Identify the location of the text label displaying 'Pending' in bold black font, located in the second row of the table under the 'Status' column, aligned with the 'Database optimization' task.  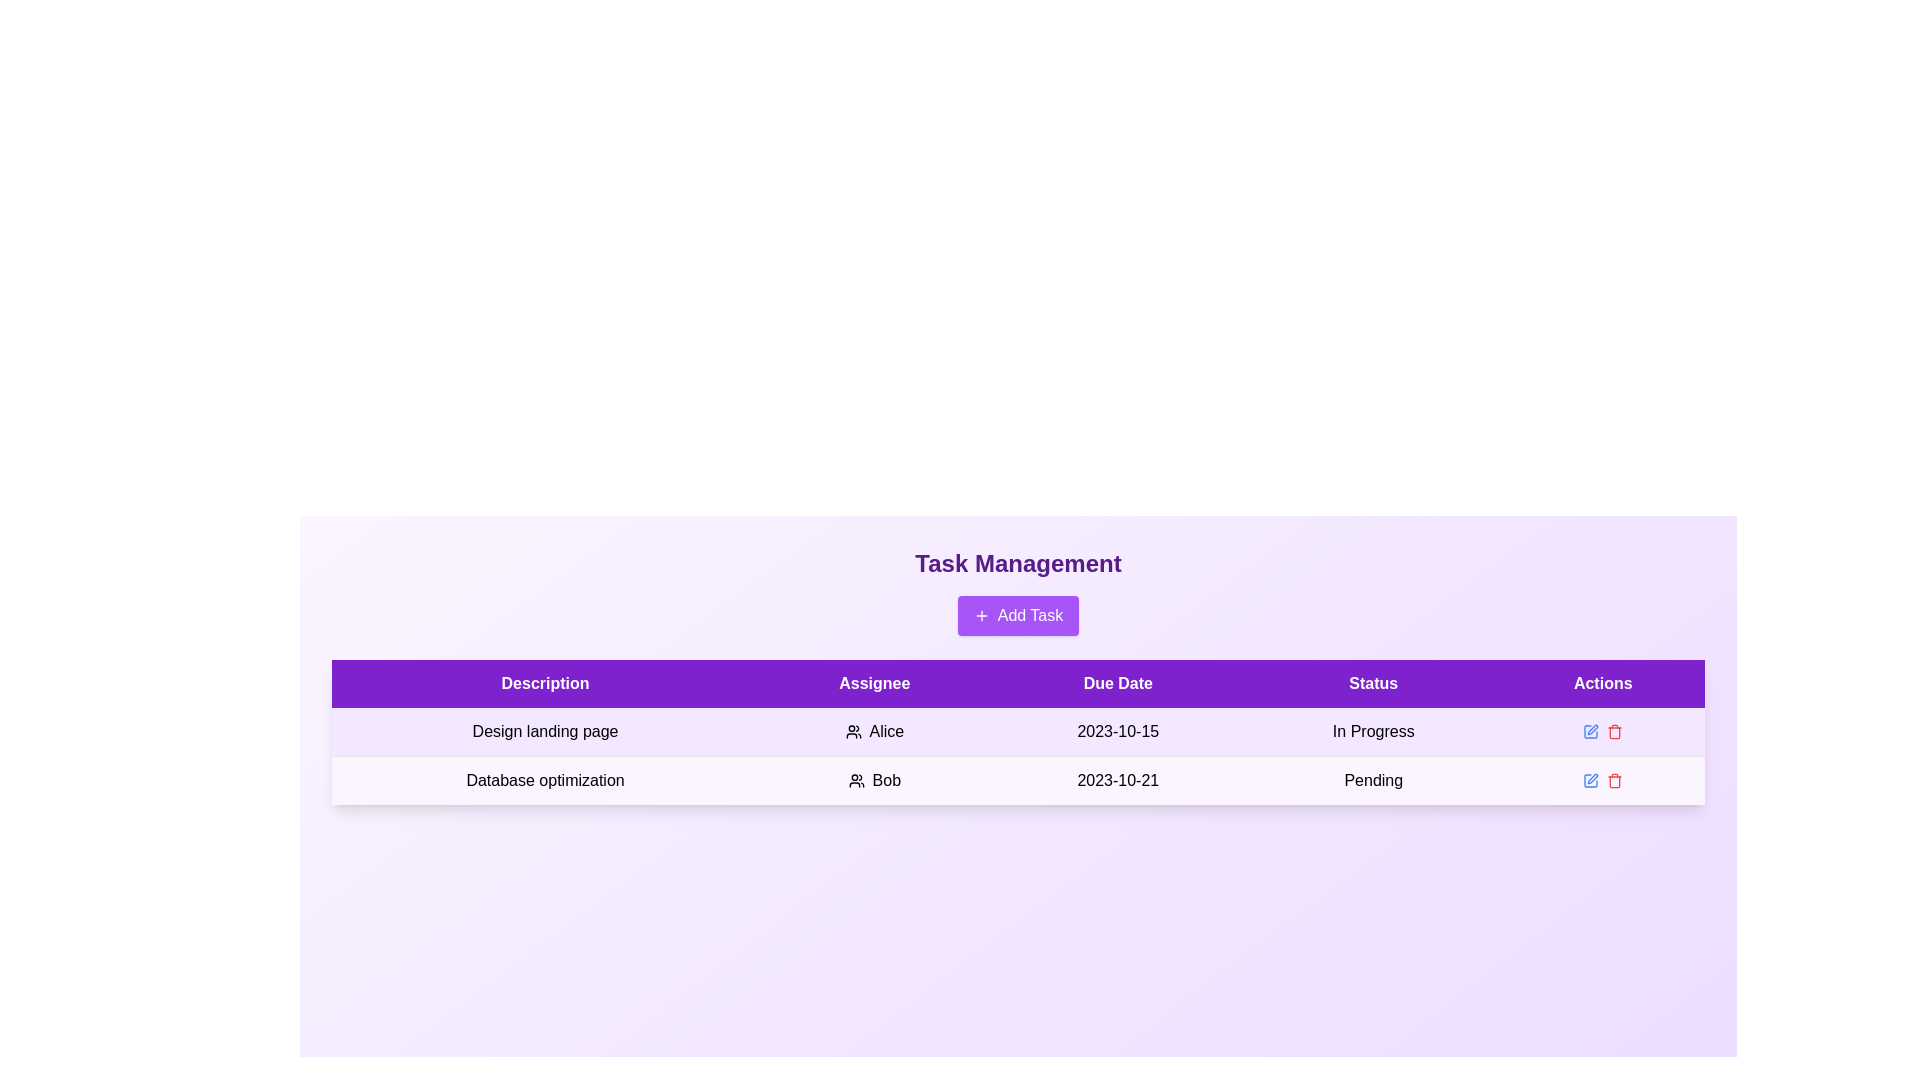
(1372, 779).